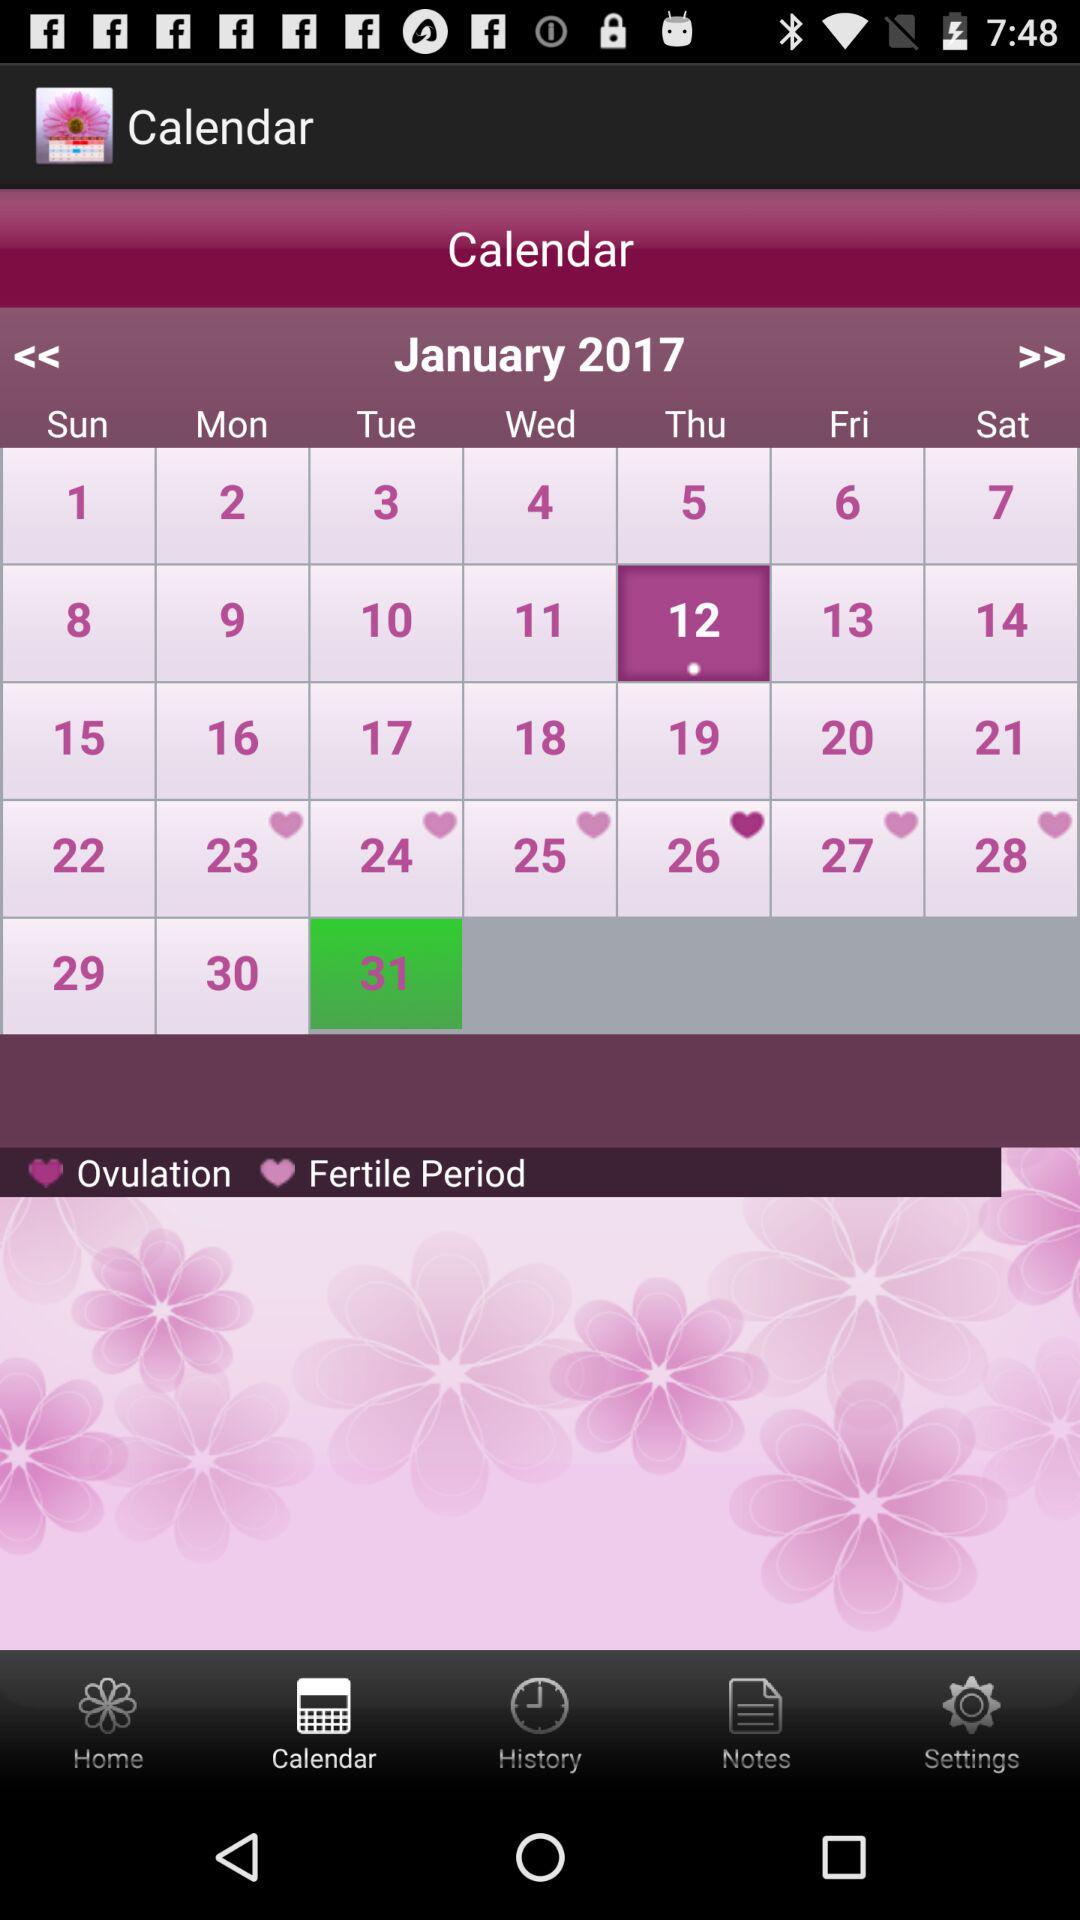 The height and width of the screenshot is (1920, 1080). I want to click on settings button, so click(971, 1721).